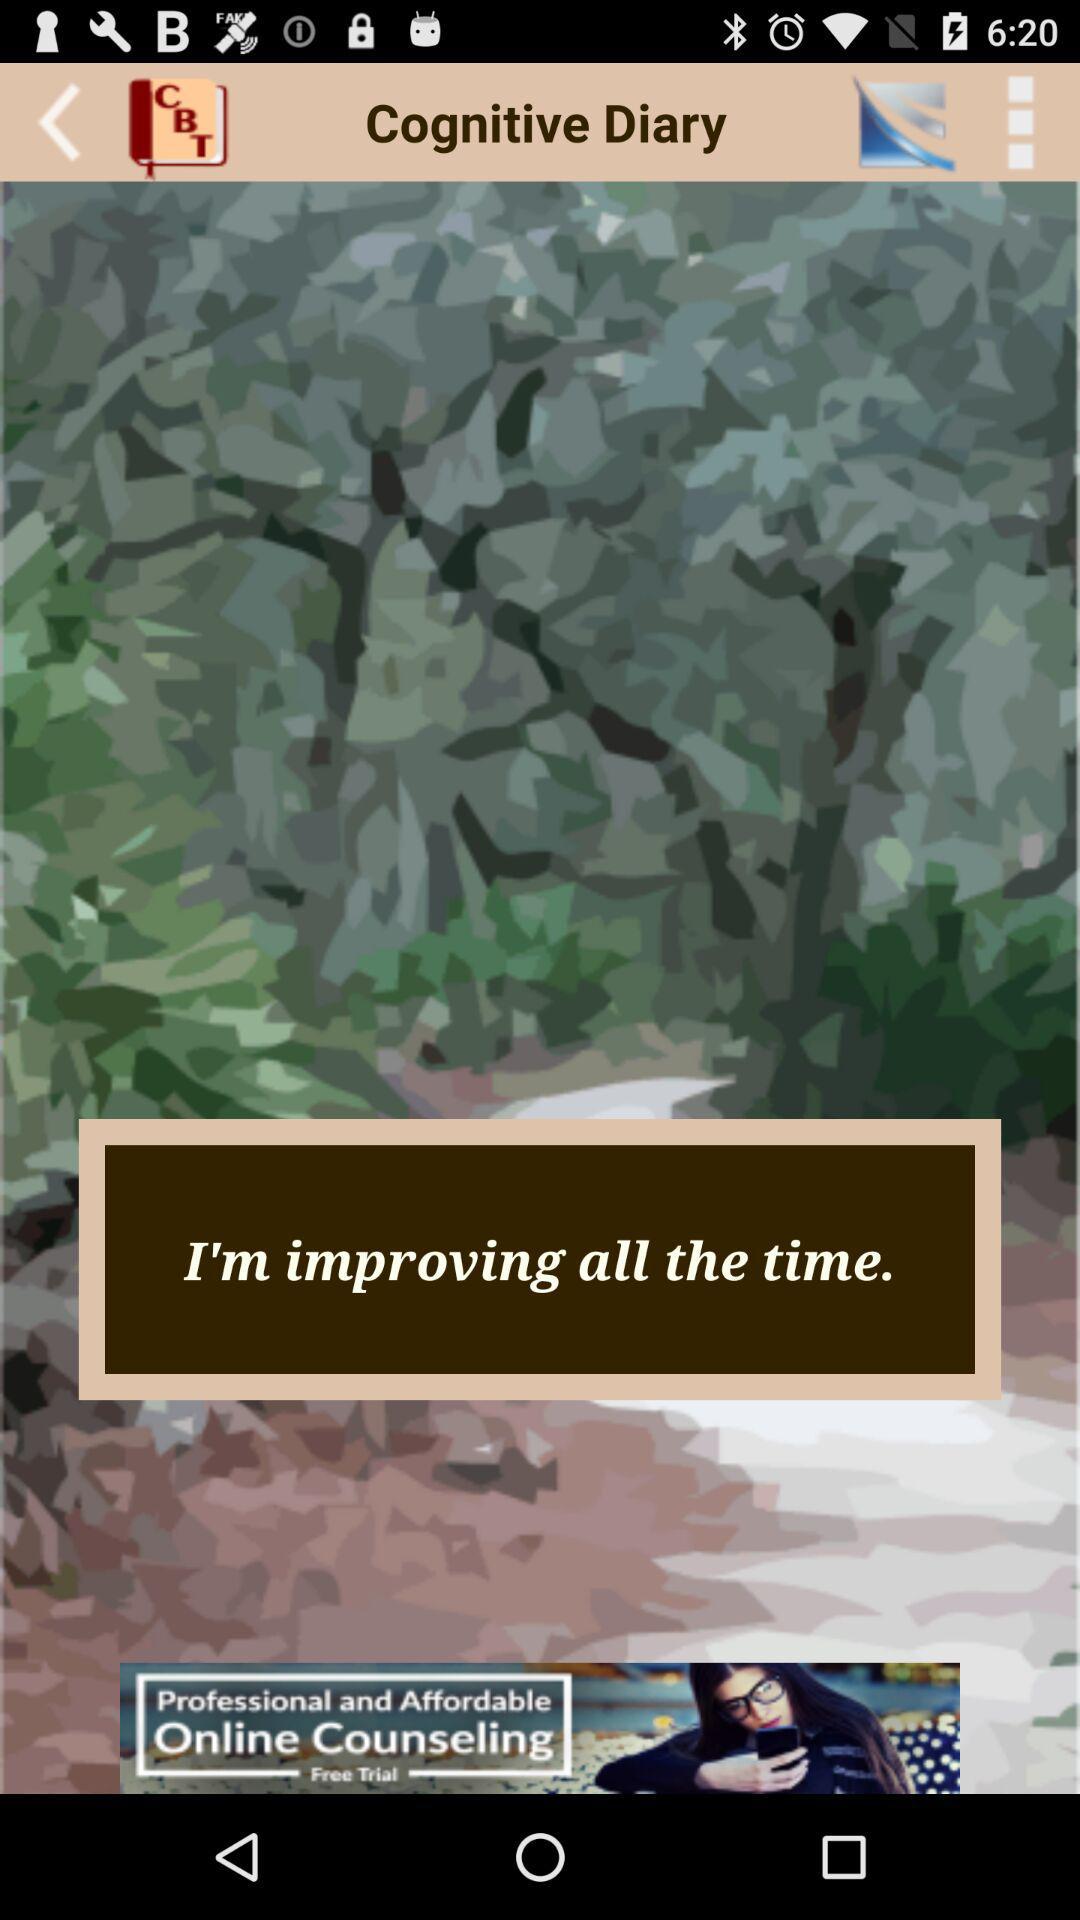  I want to click on advertisement, so click(540, 1727).